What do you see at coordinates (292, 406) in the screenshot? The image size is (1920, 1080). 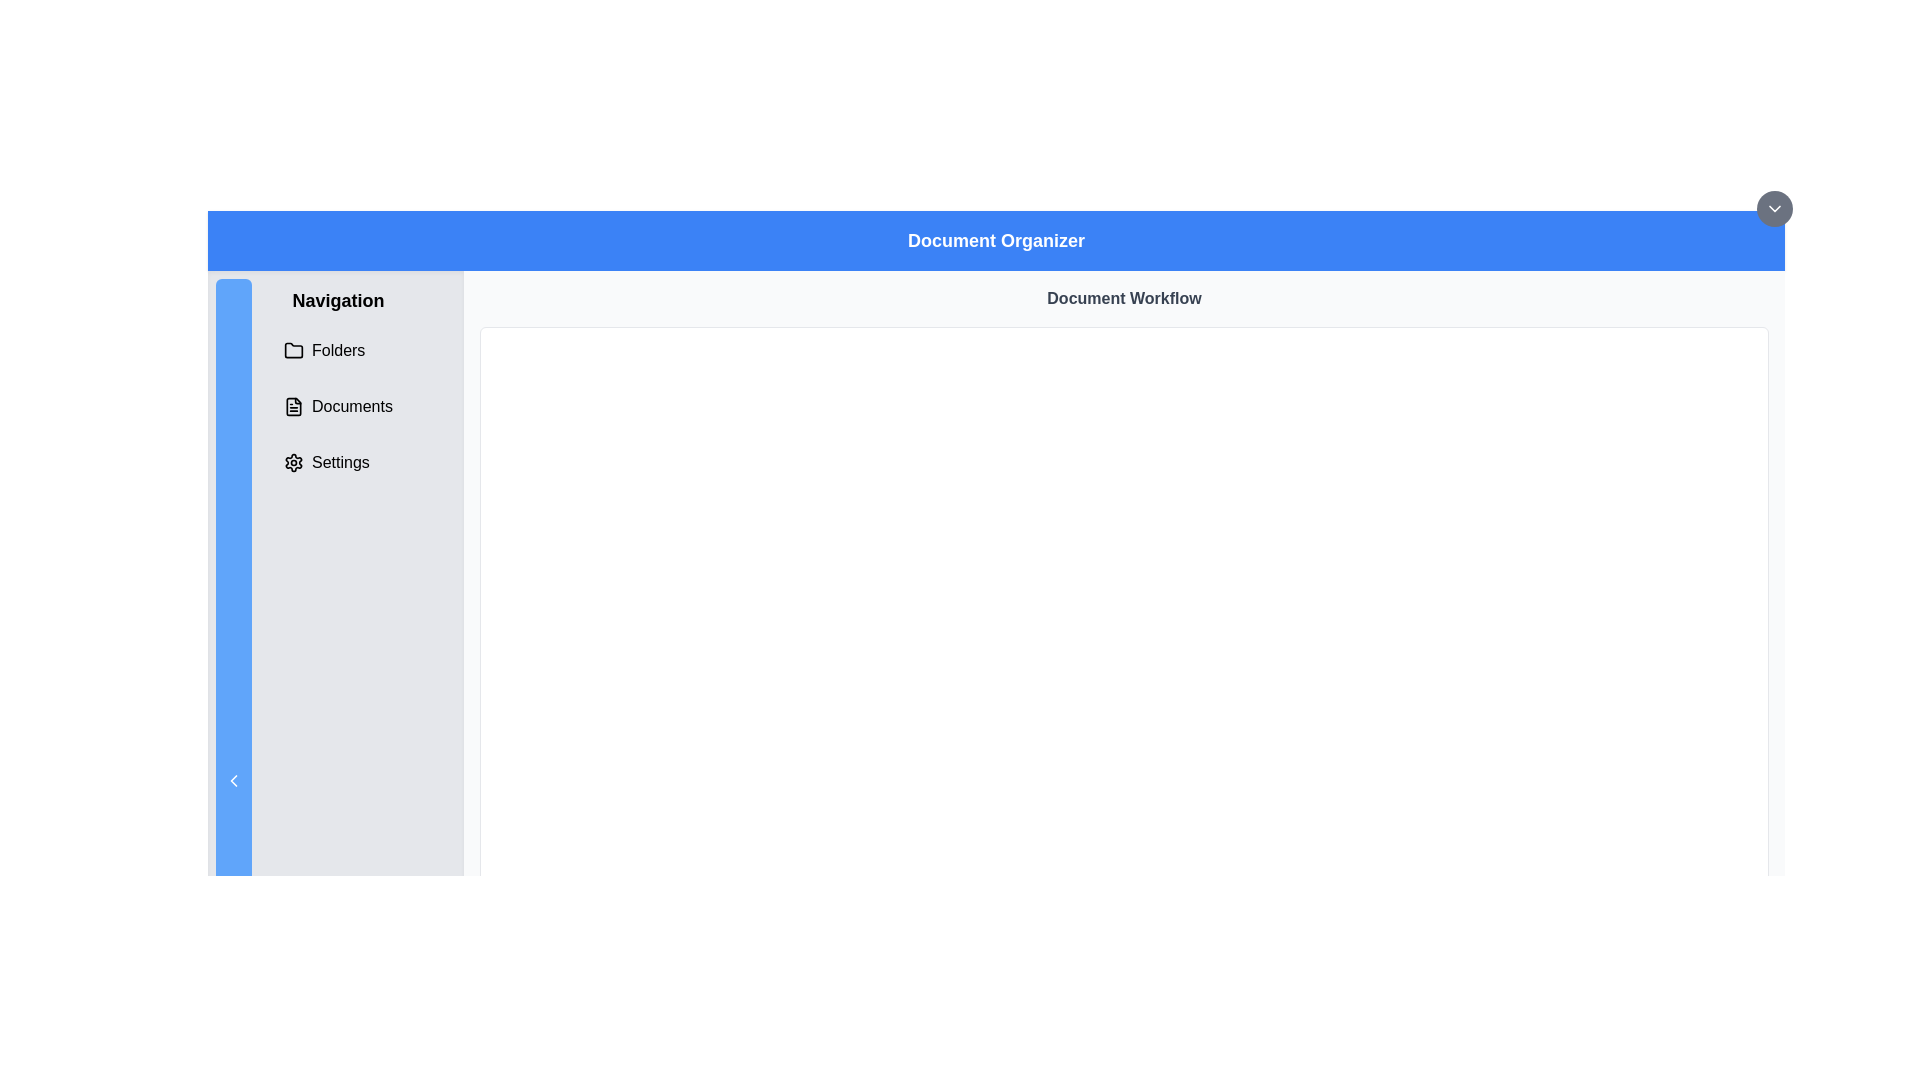 I see `the 'Documents' icon in the sidebar` at bounding box center [292, 406].